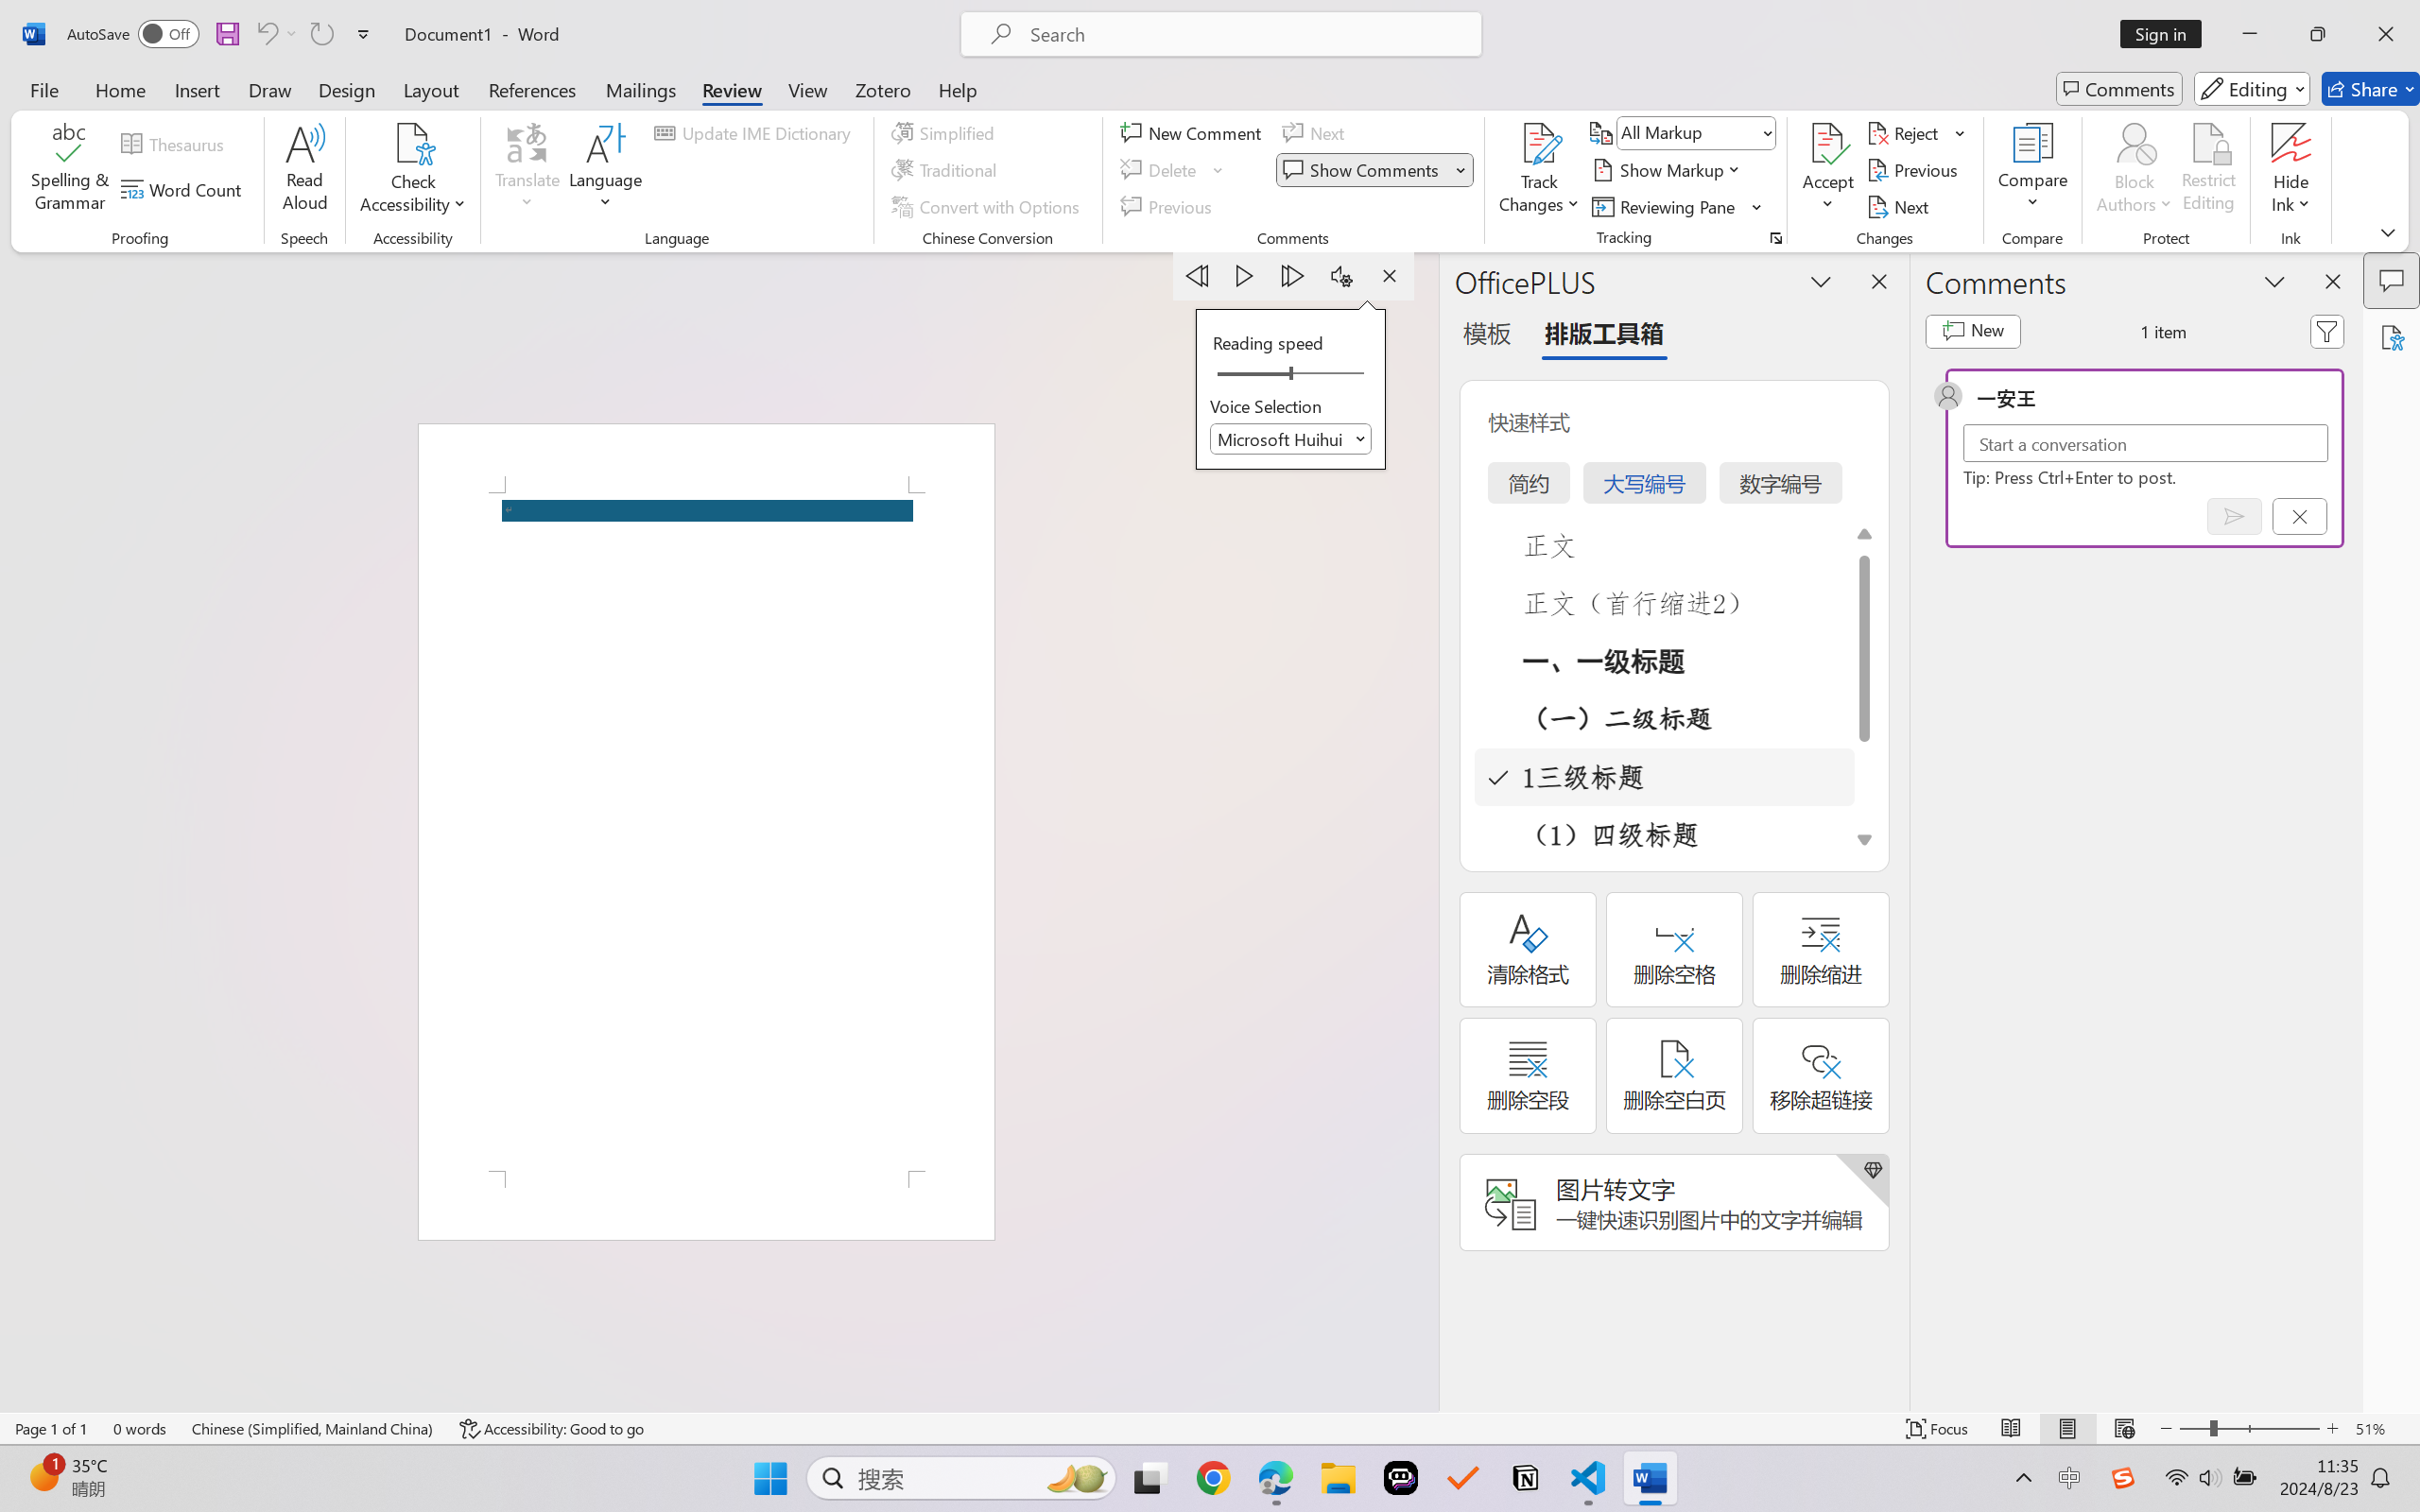 This screenshot has height=1512, width=2420. What do you see at coordinates (1827, 170) in the screenshot?
I see `'Accept'` at bounding box center [1827, 170].